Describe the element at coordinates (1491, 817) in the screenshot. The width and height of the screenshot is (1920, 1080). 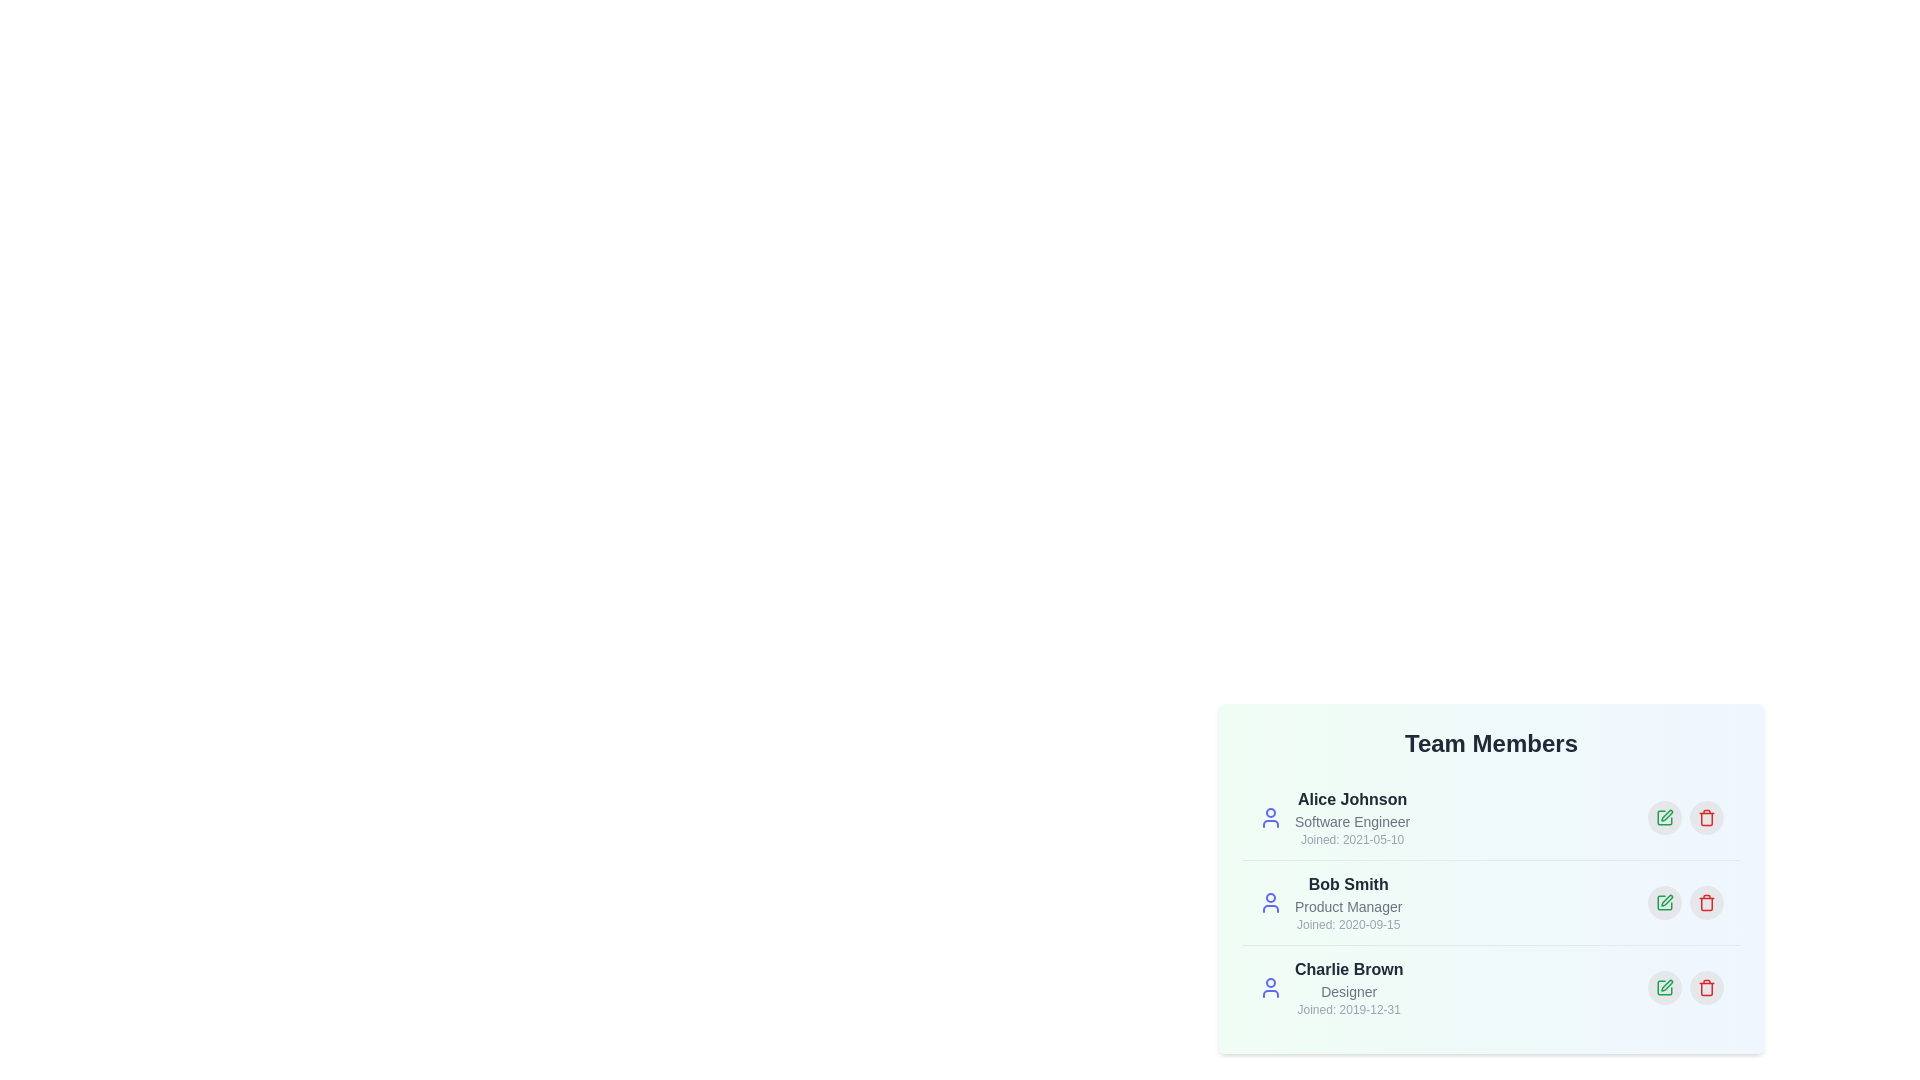
I see `the profile entry corresponding to Alice Johnson` at that location.